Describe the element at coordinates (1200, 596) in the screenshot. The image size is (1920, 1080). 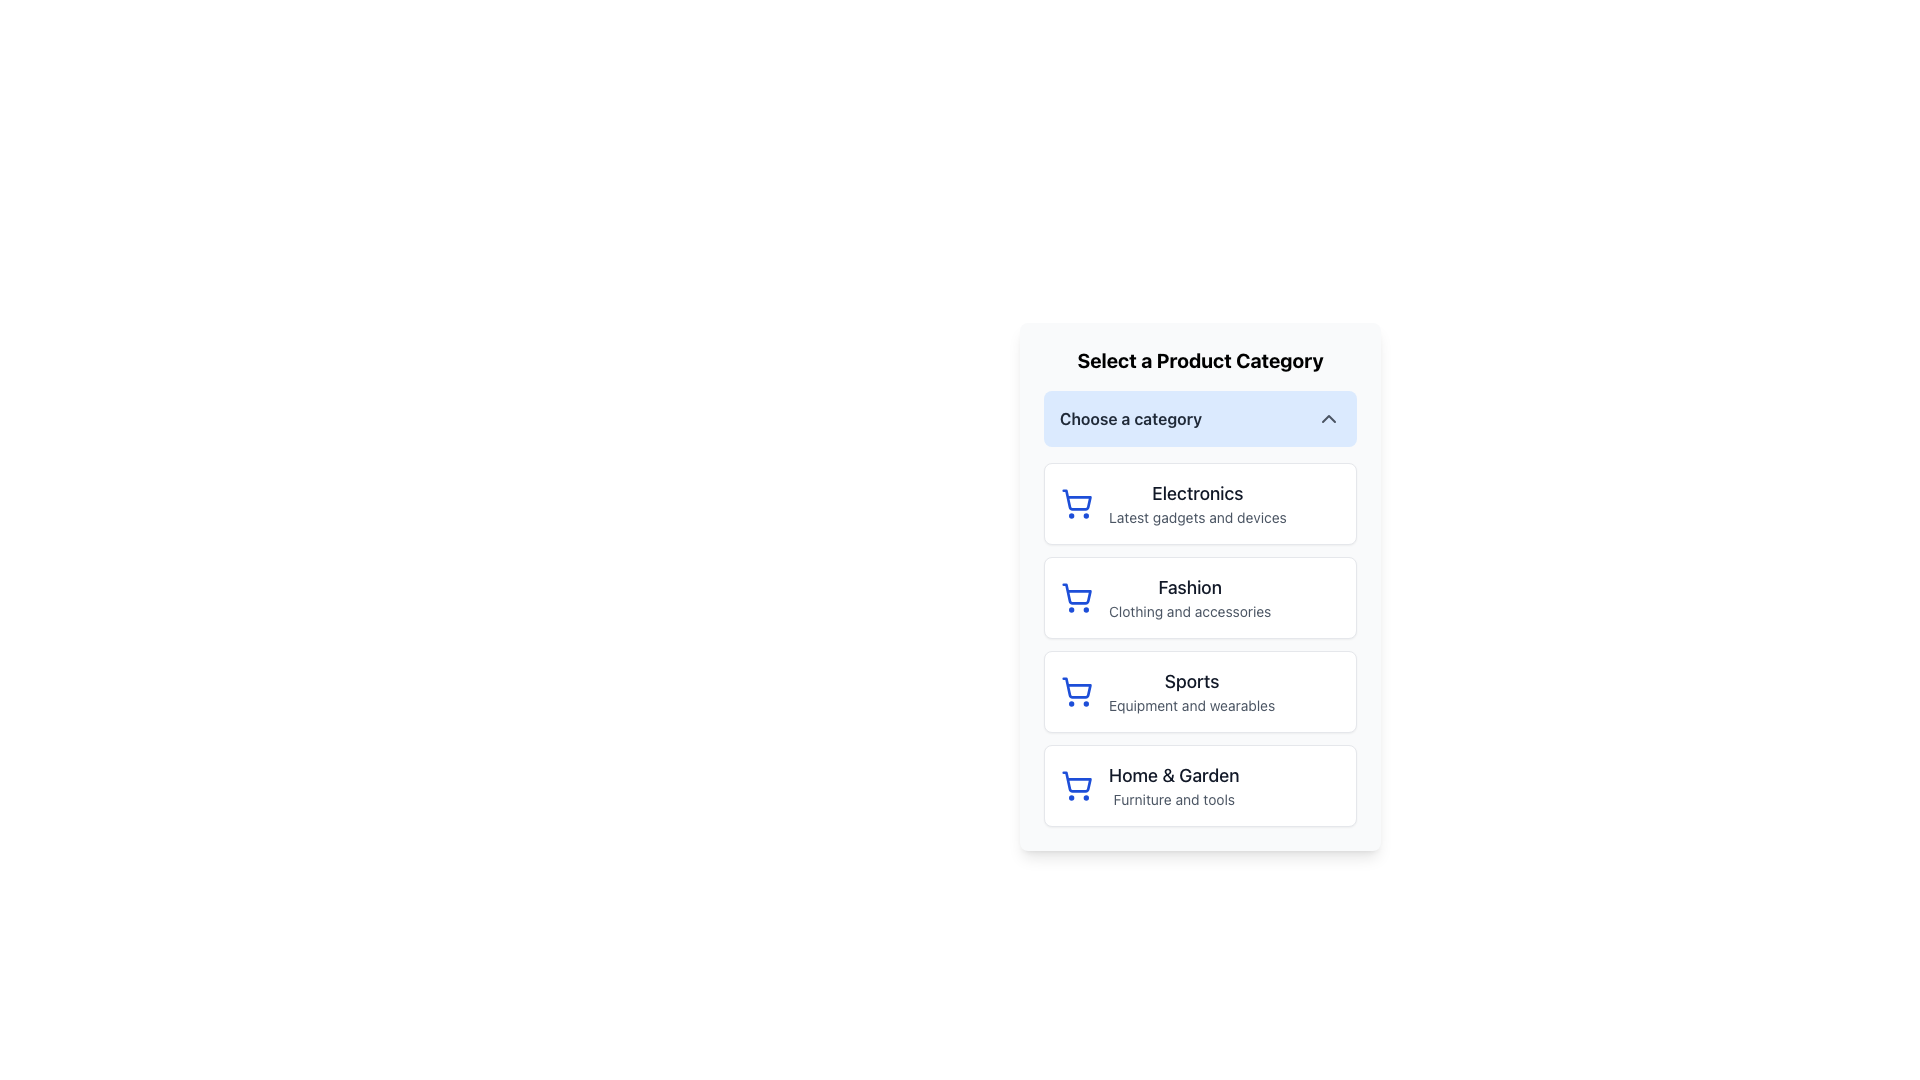
I see `the 'Fashion' category button, which features a blue shopping cart icon and text indicating 'Fashion' and 'Clothing and accessories'. It is the second button in a vertical list of categories` at that location.